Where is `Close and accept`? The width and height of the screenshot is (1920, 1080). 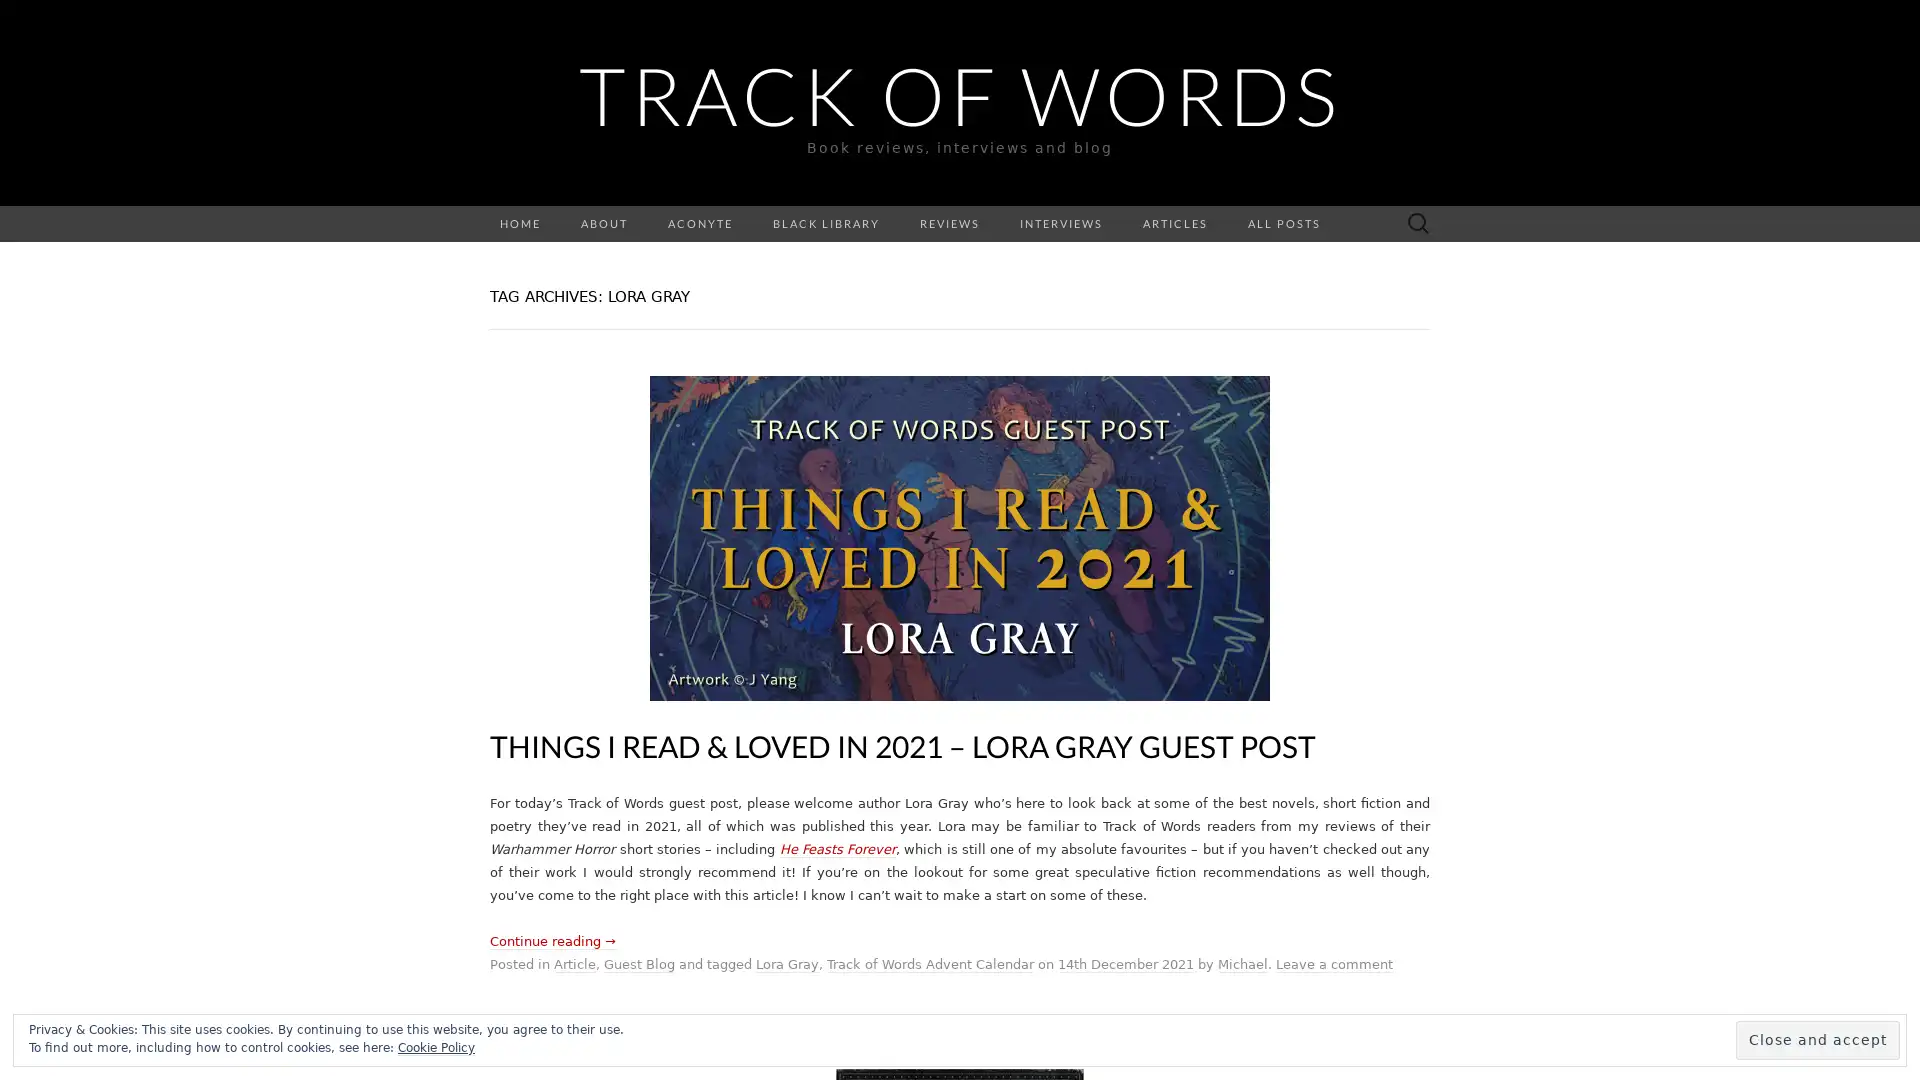
Close and accept is located at coordinates (1818, 1039).